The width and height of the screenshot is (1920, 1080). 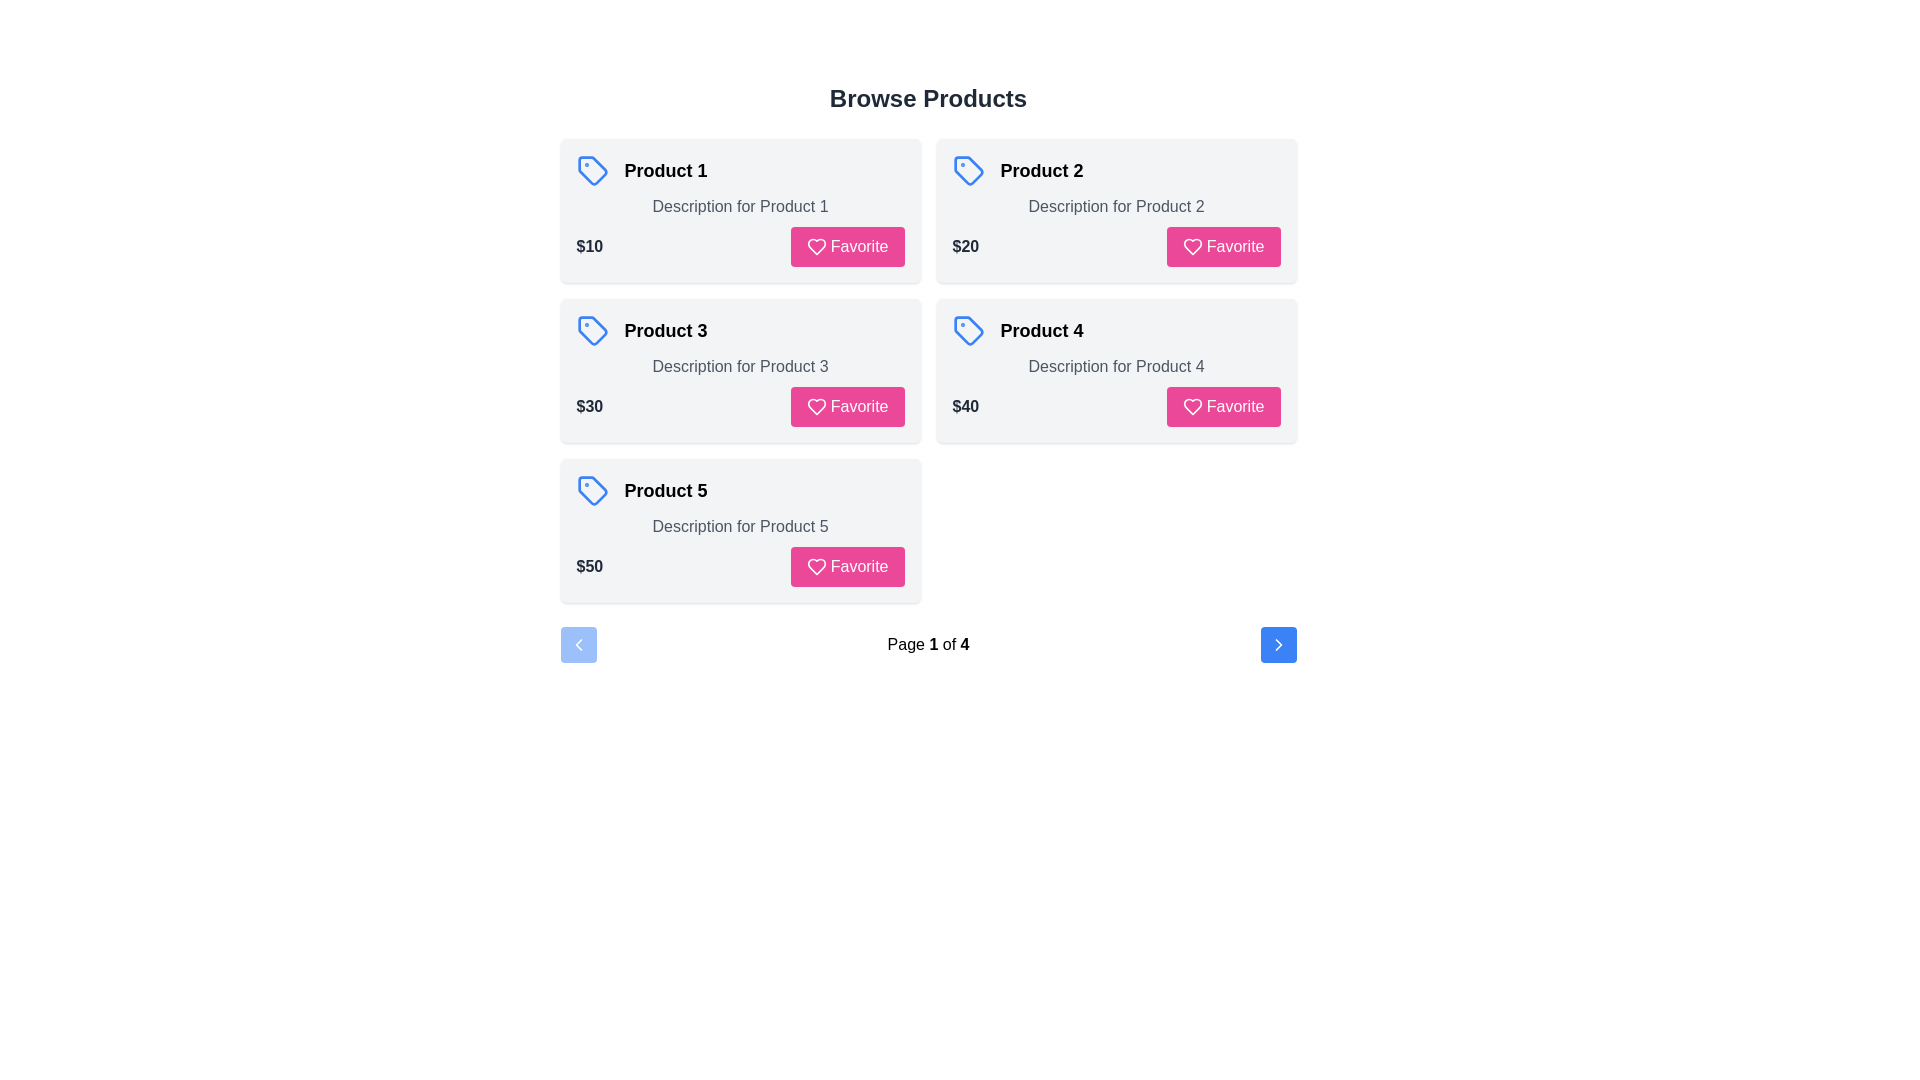 What do you see at coordinates (816, 567) in the screenshot?
I see `the heart icon that allows adding the associated product to favorites` at bounding box center [816, 567].